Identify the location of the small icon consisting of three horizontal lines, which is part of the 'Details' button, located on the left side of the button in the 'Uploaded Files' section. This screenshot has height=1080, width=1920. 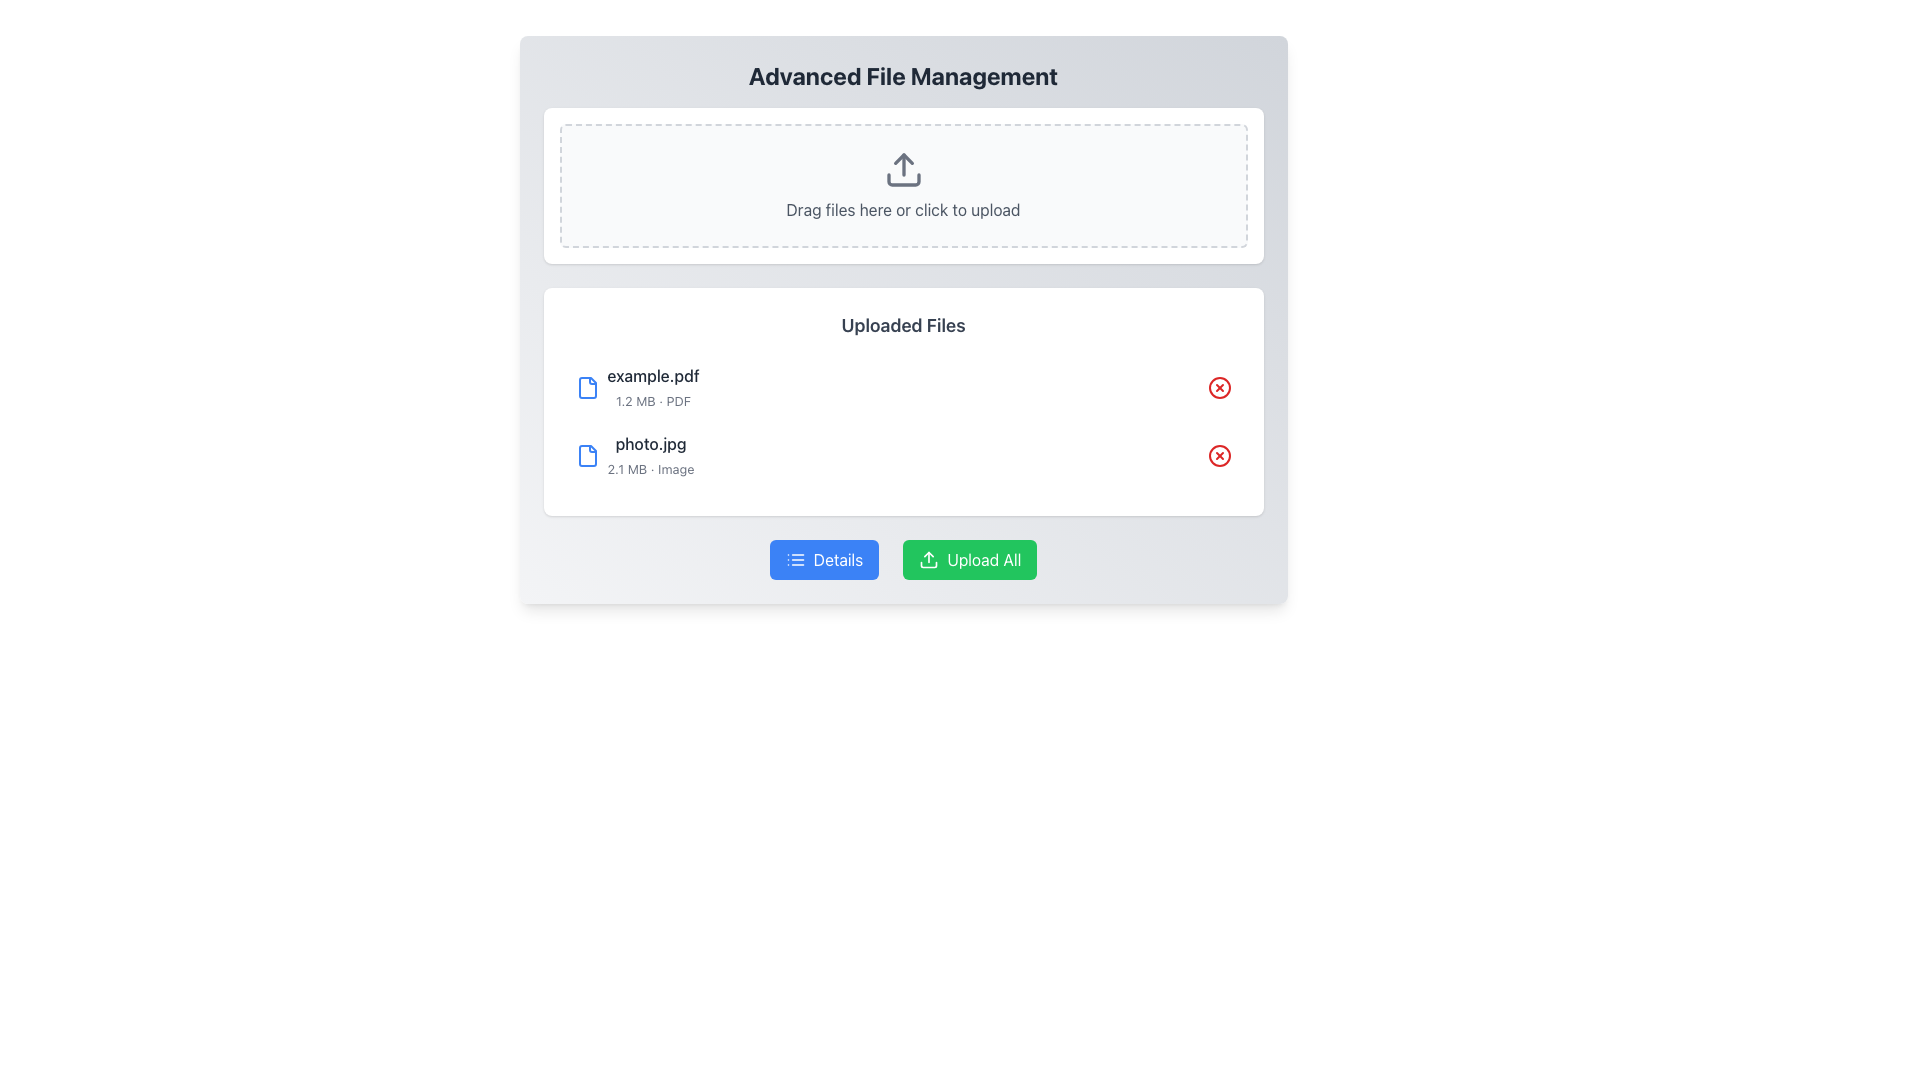
(794, 559).